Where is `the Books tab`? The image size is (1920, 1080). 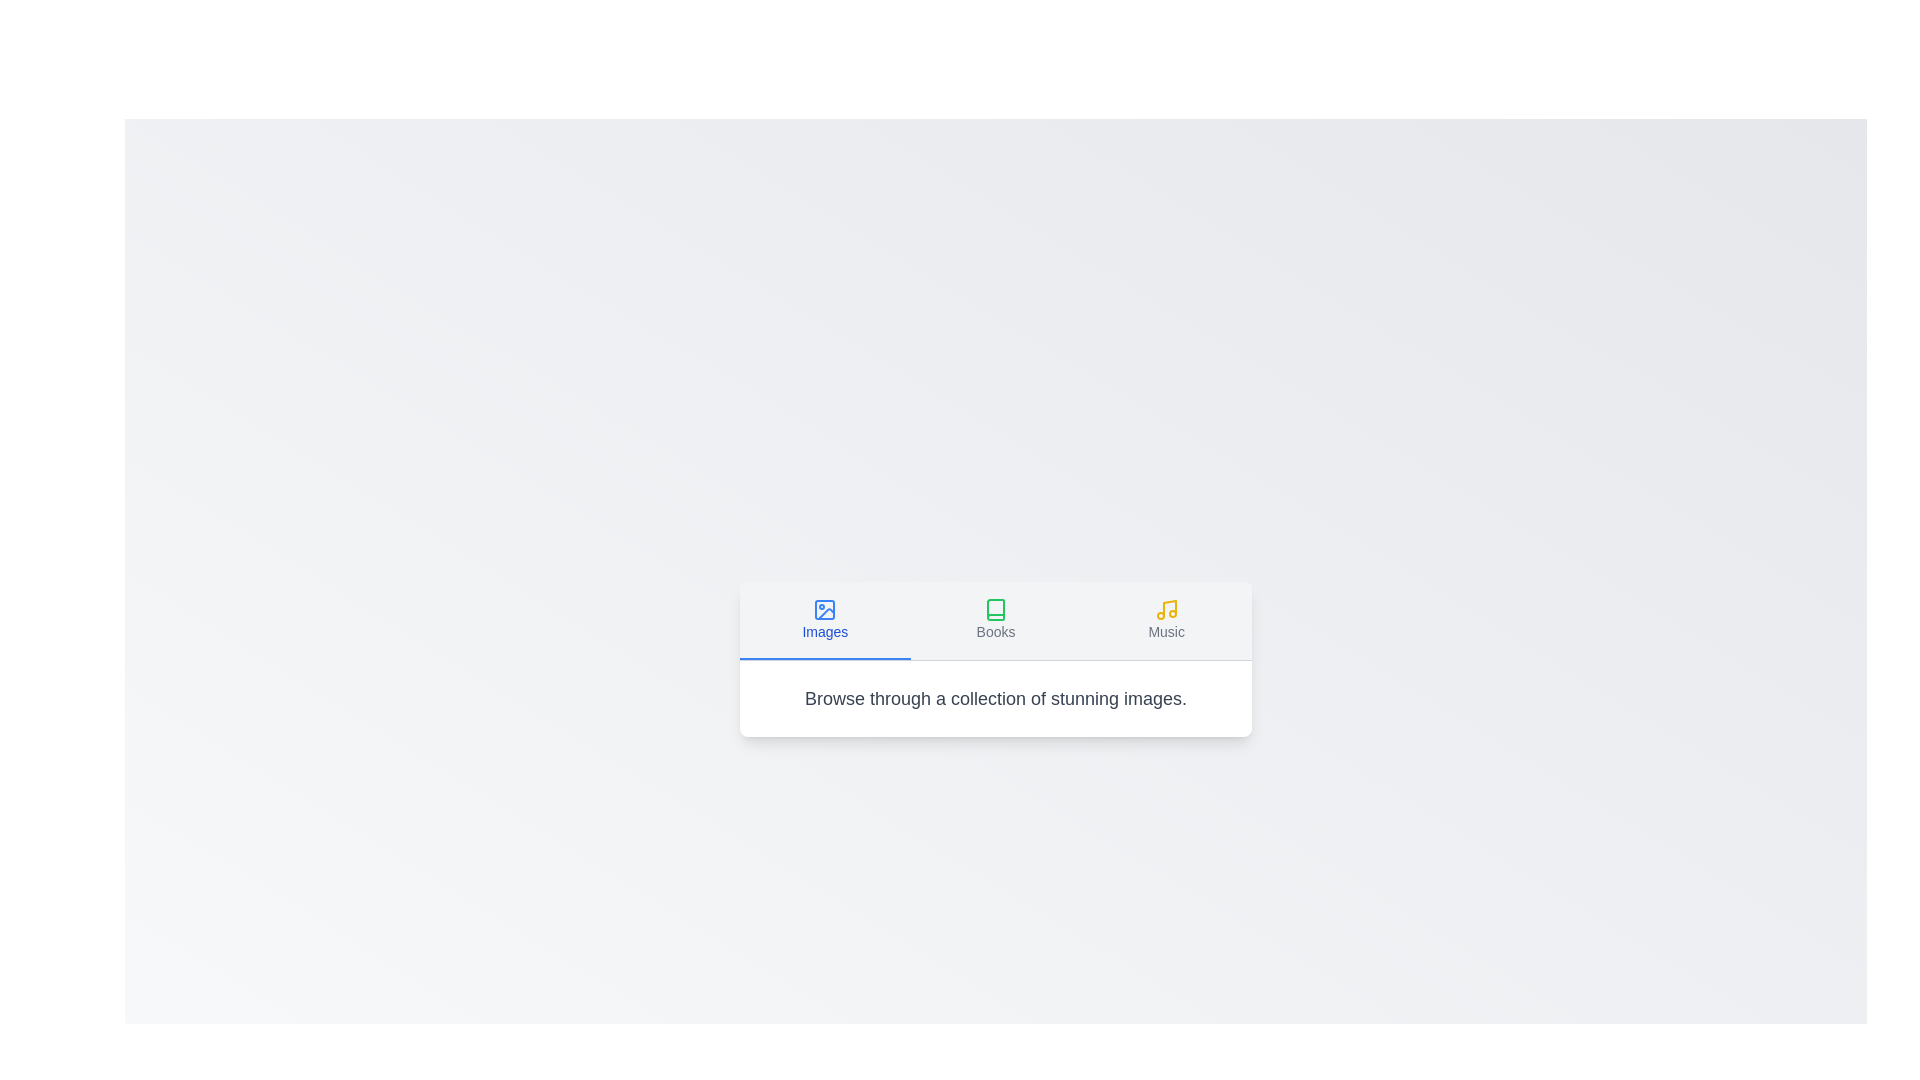
the Books tab is located at coordinates (996, 619).